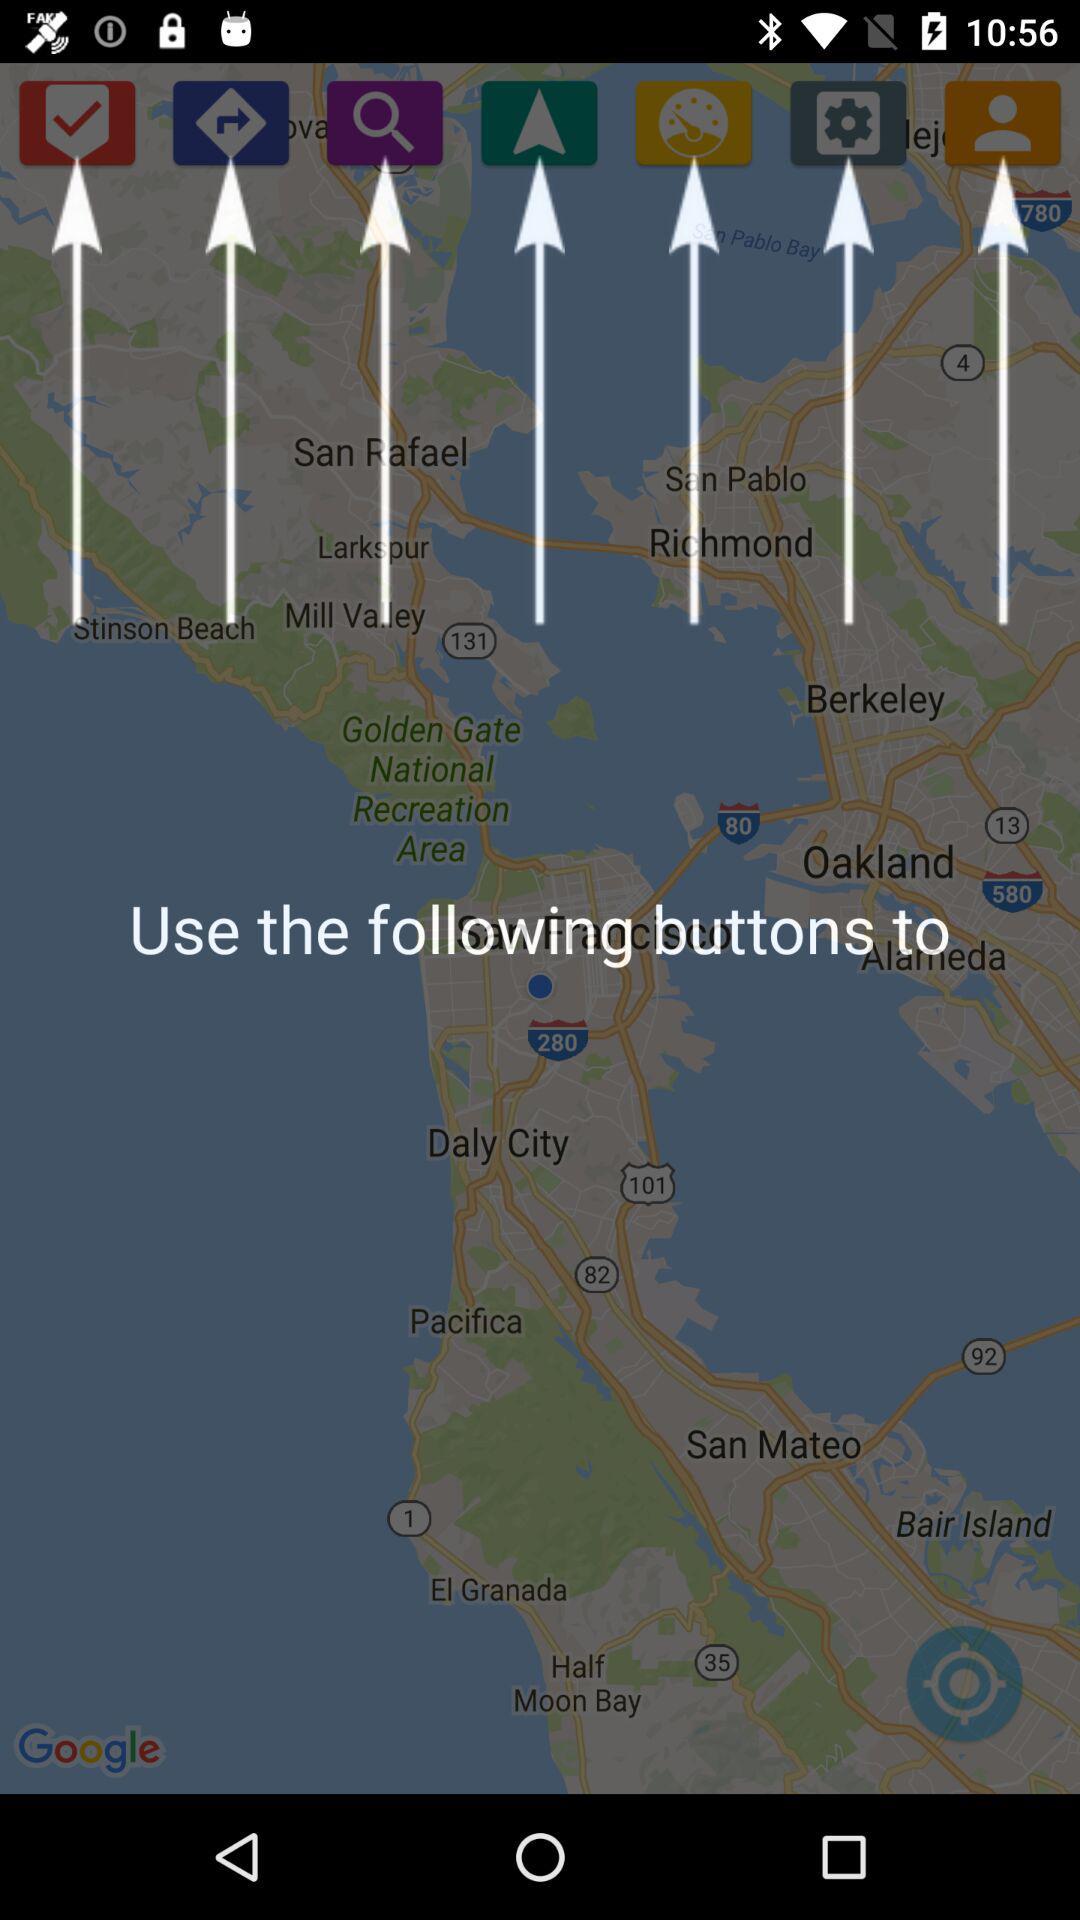 This screenshot has height=1920, width=1080. Describe the element at coordinates (1002, 121) in the screenshot. I see `item above use the following icon` at that location.